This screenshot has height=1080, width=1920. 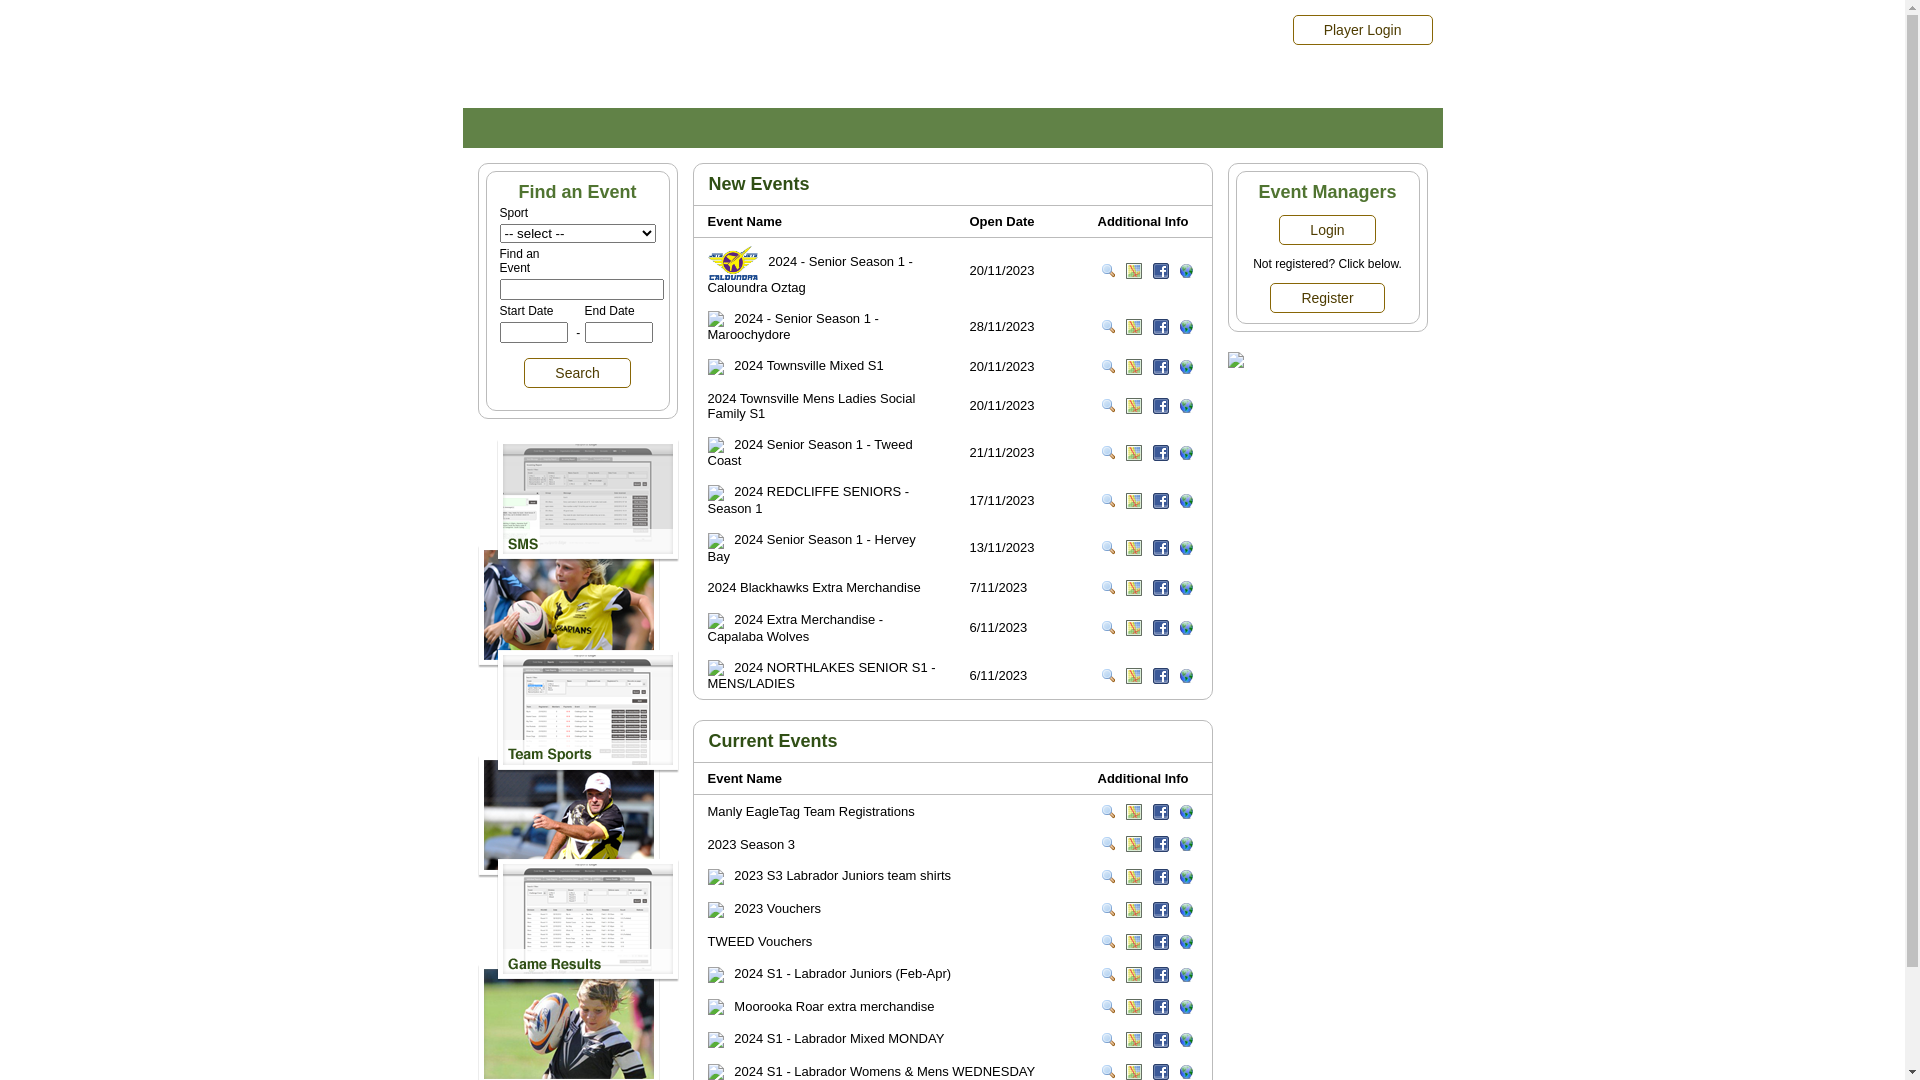 I want to click on 'View on Map', so click(x=1133, y=270).